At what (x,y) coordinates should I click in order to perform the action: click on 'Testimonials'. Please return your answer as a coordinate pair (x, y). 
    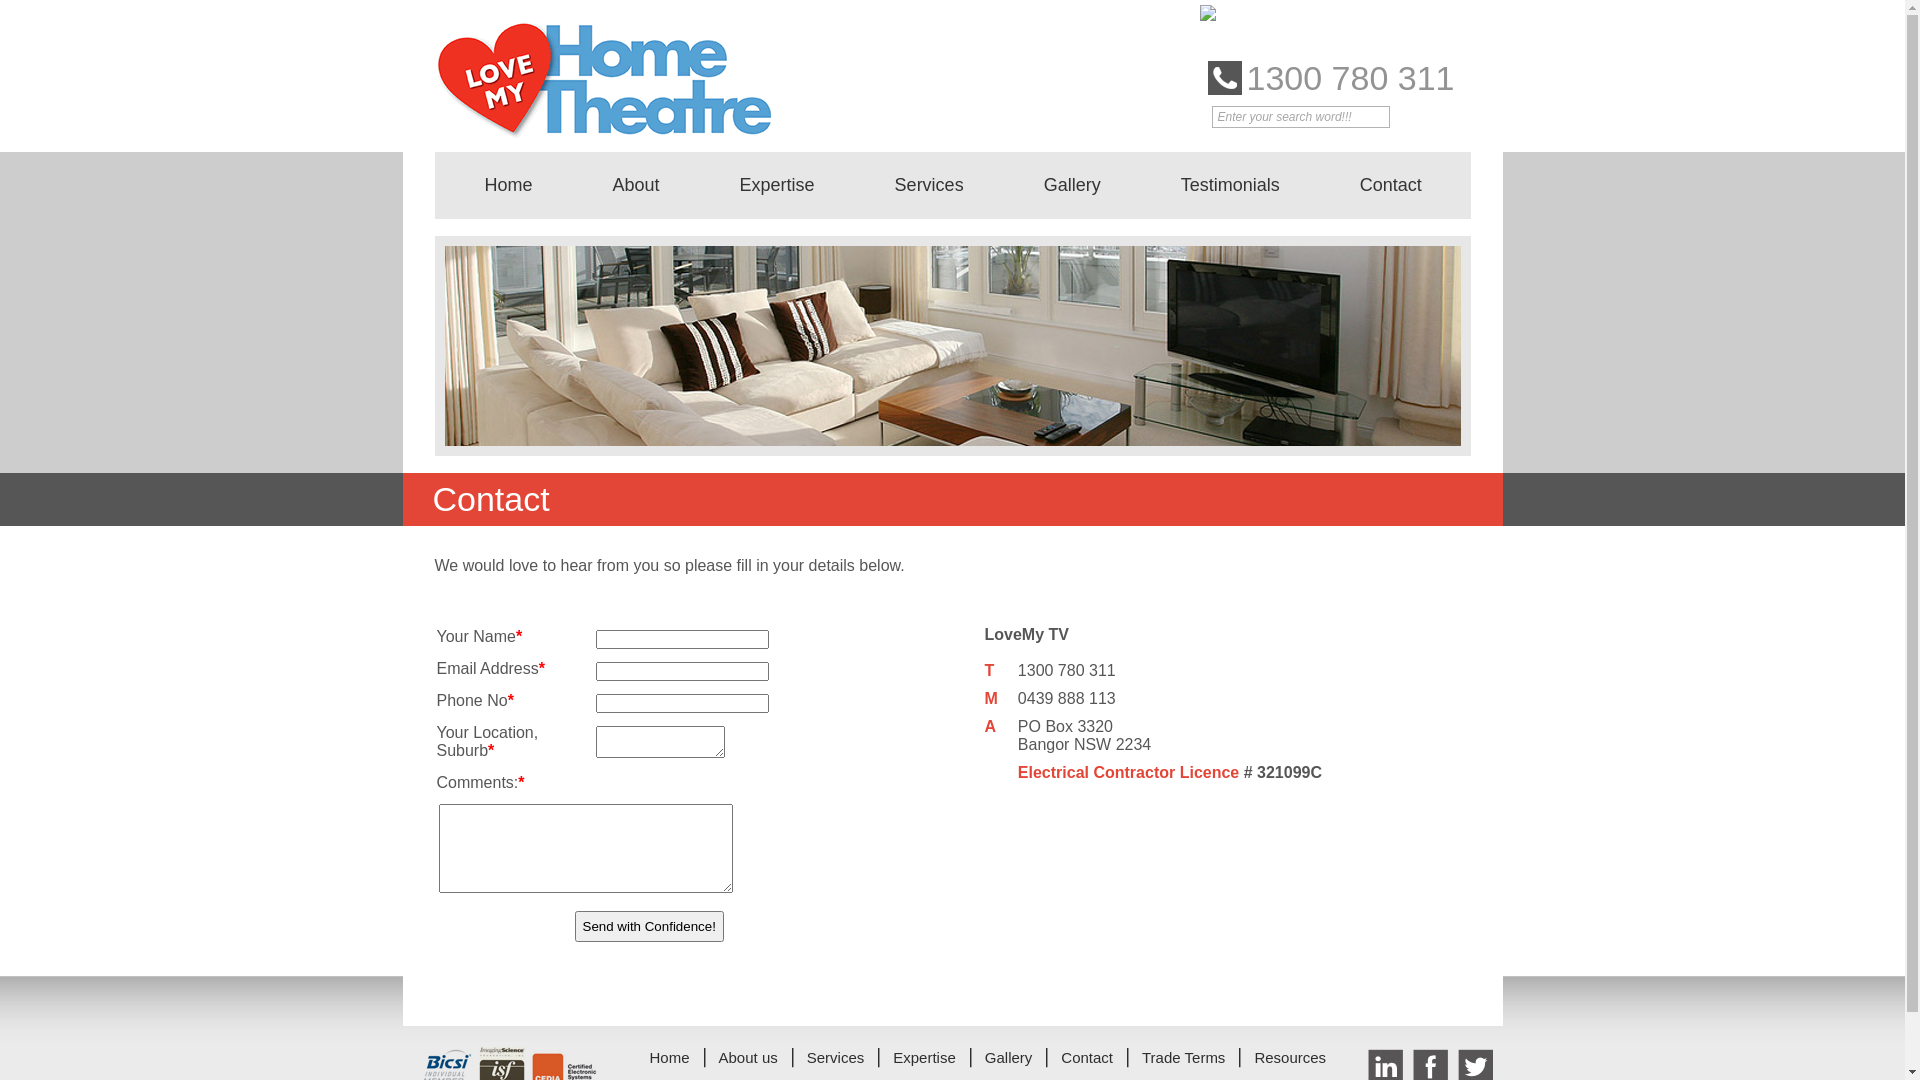
    Looking at the image, I should click on (1229, 185).